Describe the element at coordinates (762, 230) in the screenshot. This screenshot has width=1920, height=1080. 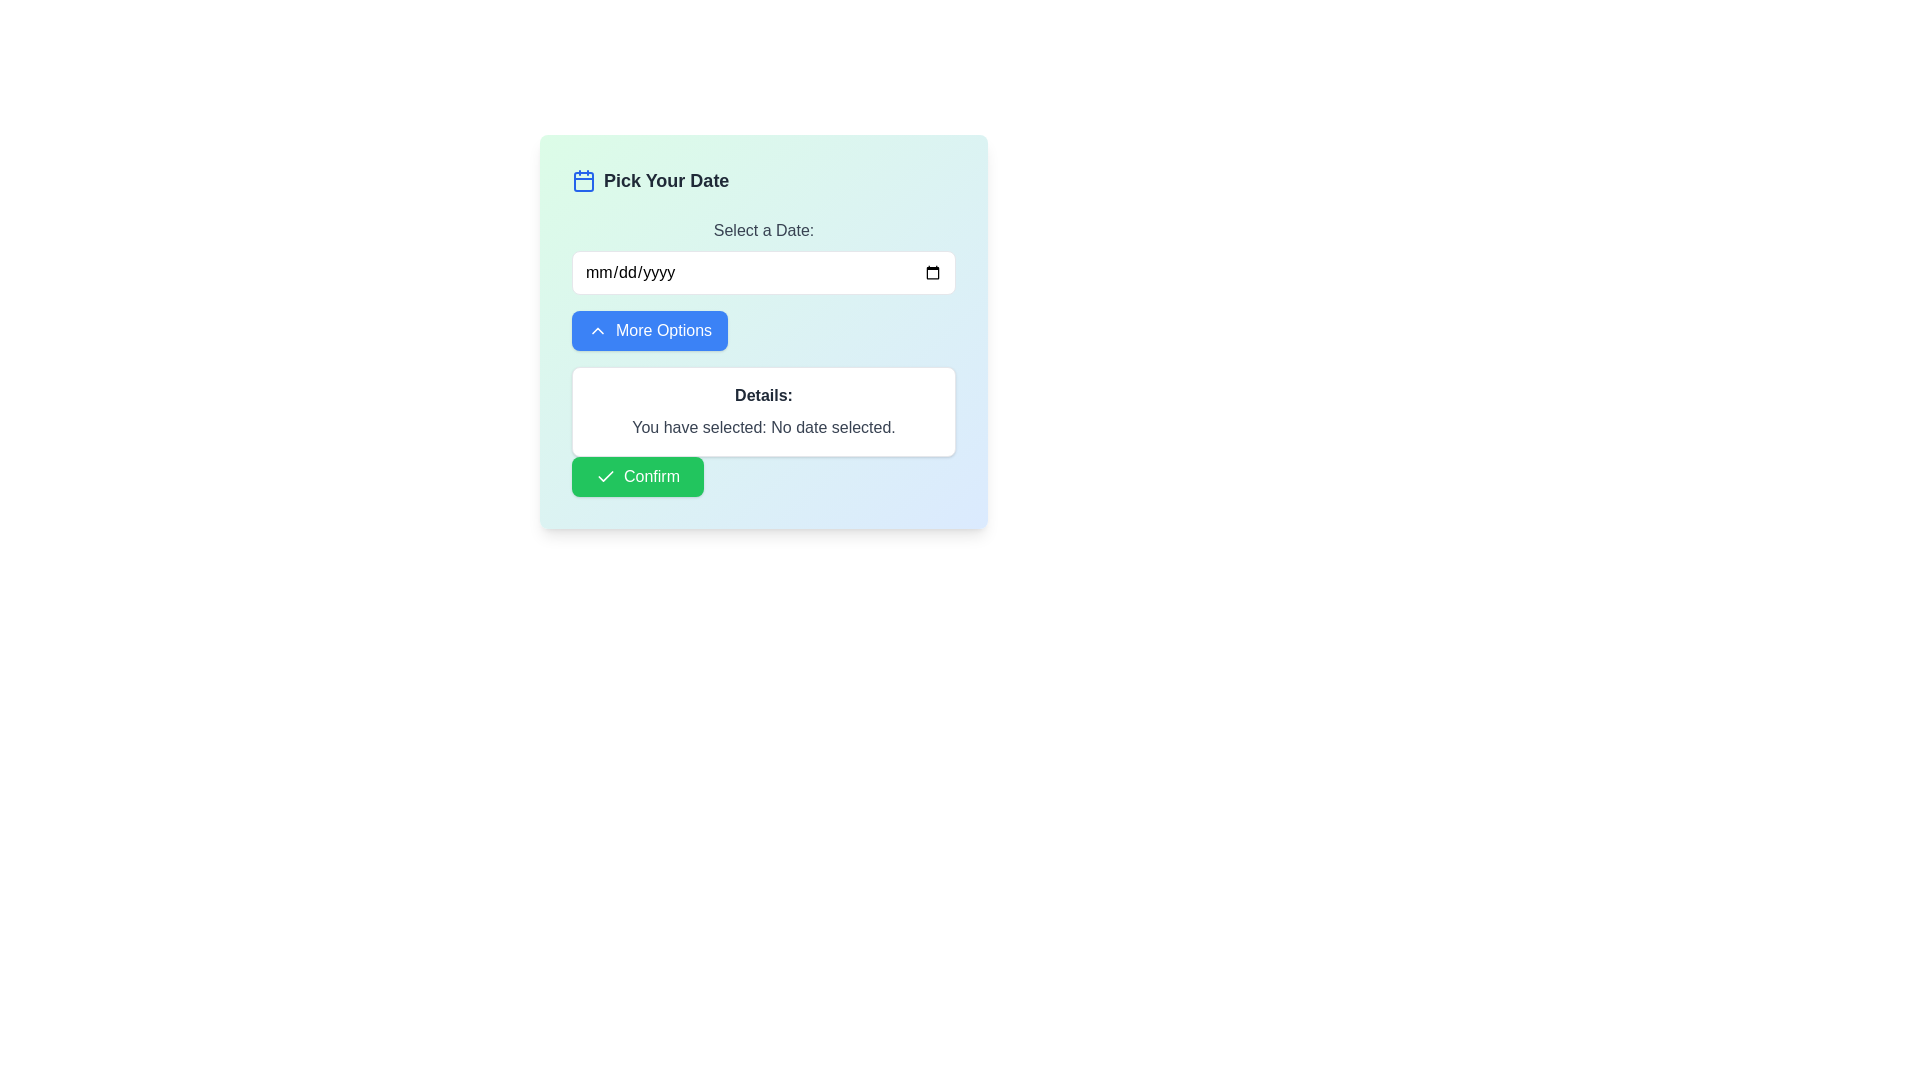
I see `the text label displaying 'Select a Date:'` at that location.